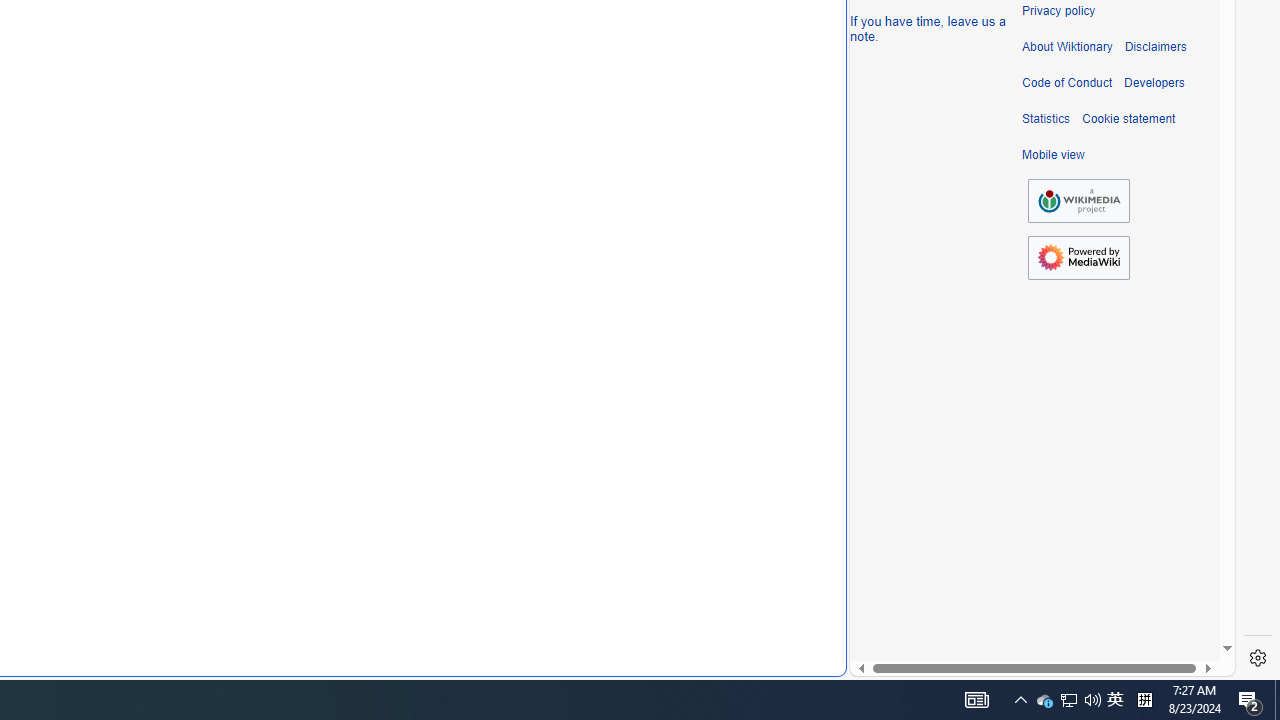 The image size is (1280, 720). What do you see at coordinates (1066, 82) in the screenshot?
I see `'Code of Conduct'` at bounding box center [1066, 82].